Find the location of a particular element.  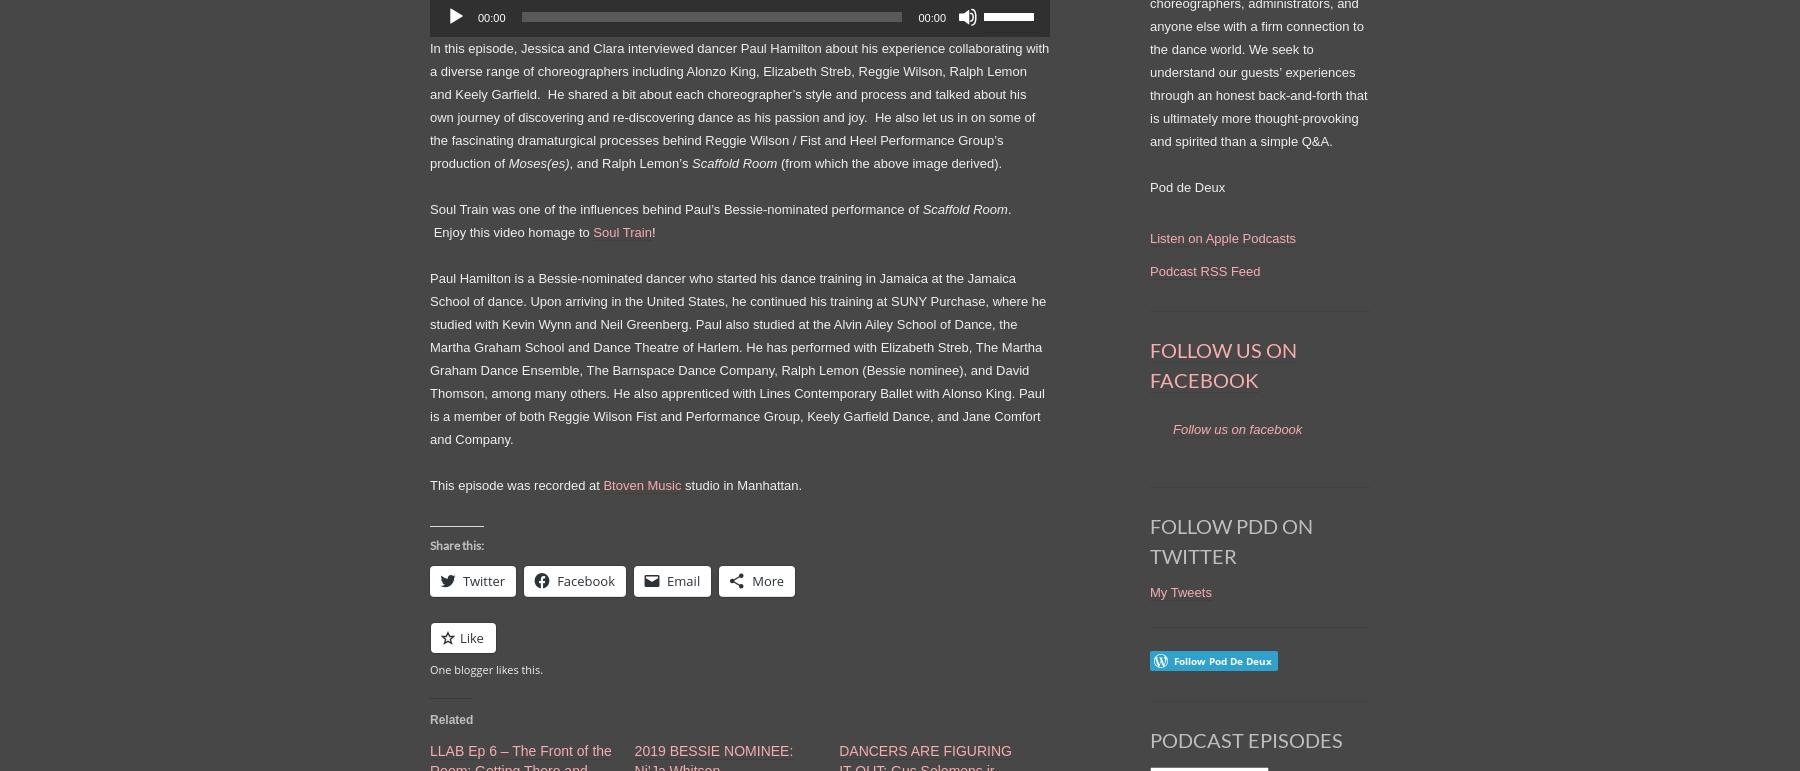

'.' is located at coordinates (430, 218).